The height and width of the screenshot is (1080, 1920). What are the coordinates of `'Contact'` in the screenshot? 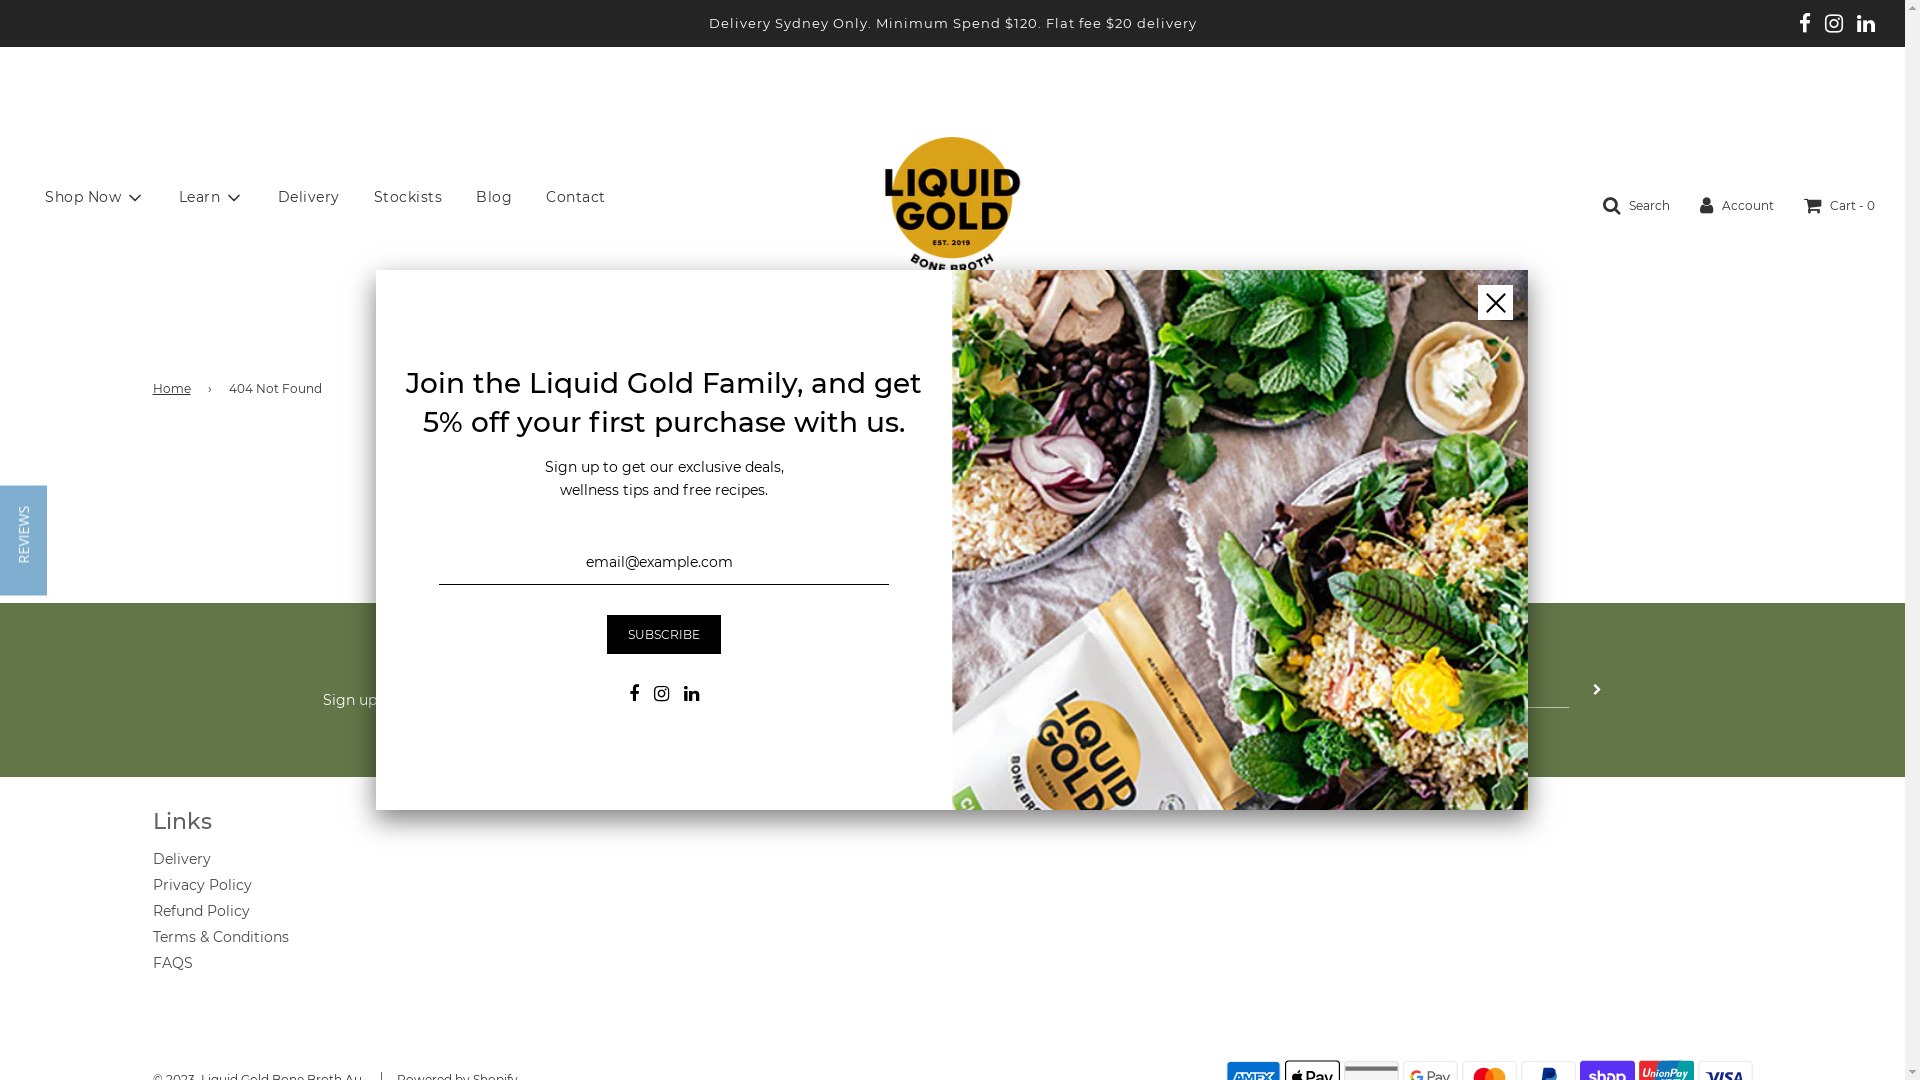 It's located at (575, 196).